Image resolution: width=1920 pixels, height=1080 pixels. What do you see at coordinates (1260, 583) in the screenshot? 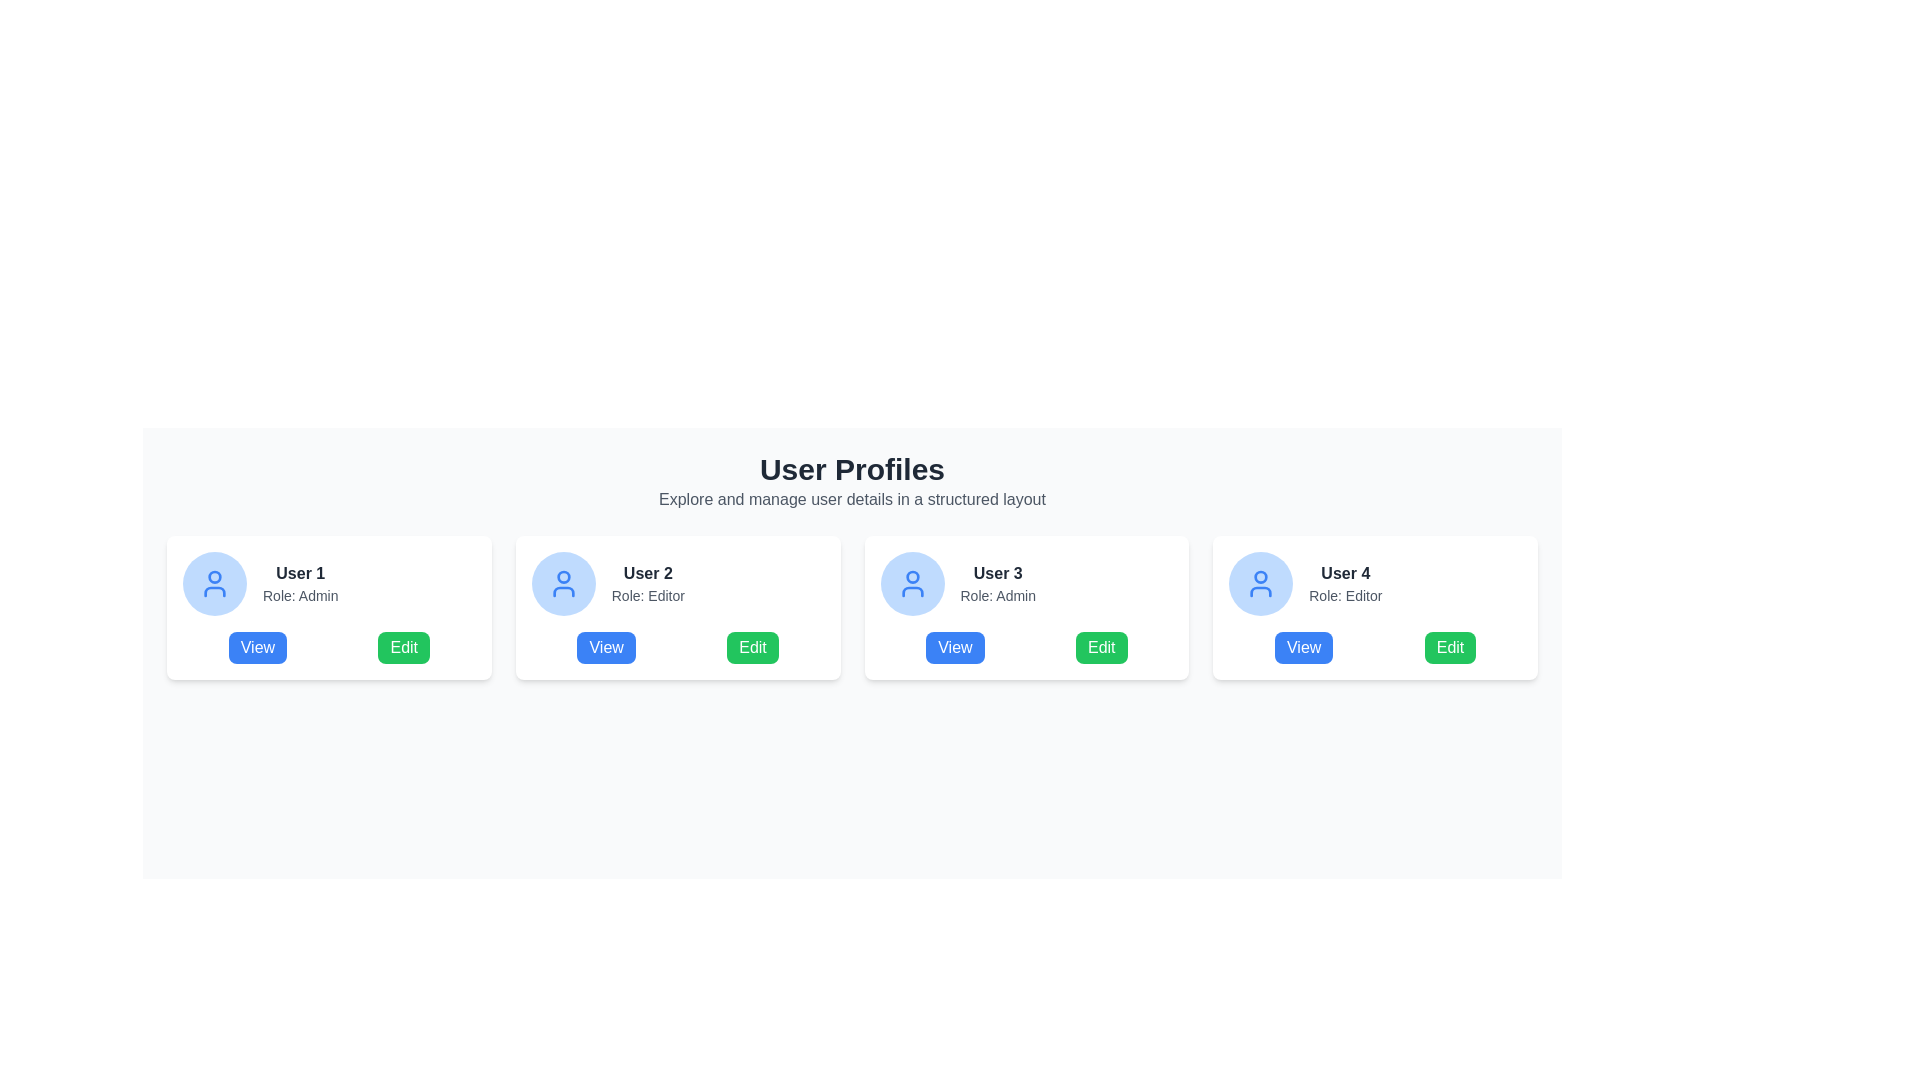
I see `the user profile icon representing 'User 4' in the card interface labeled 'User 4 Role: Editor'` at bounding box center [1260, 583].